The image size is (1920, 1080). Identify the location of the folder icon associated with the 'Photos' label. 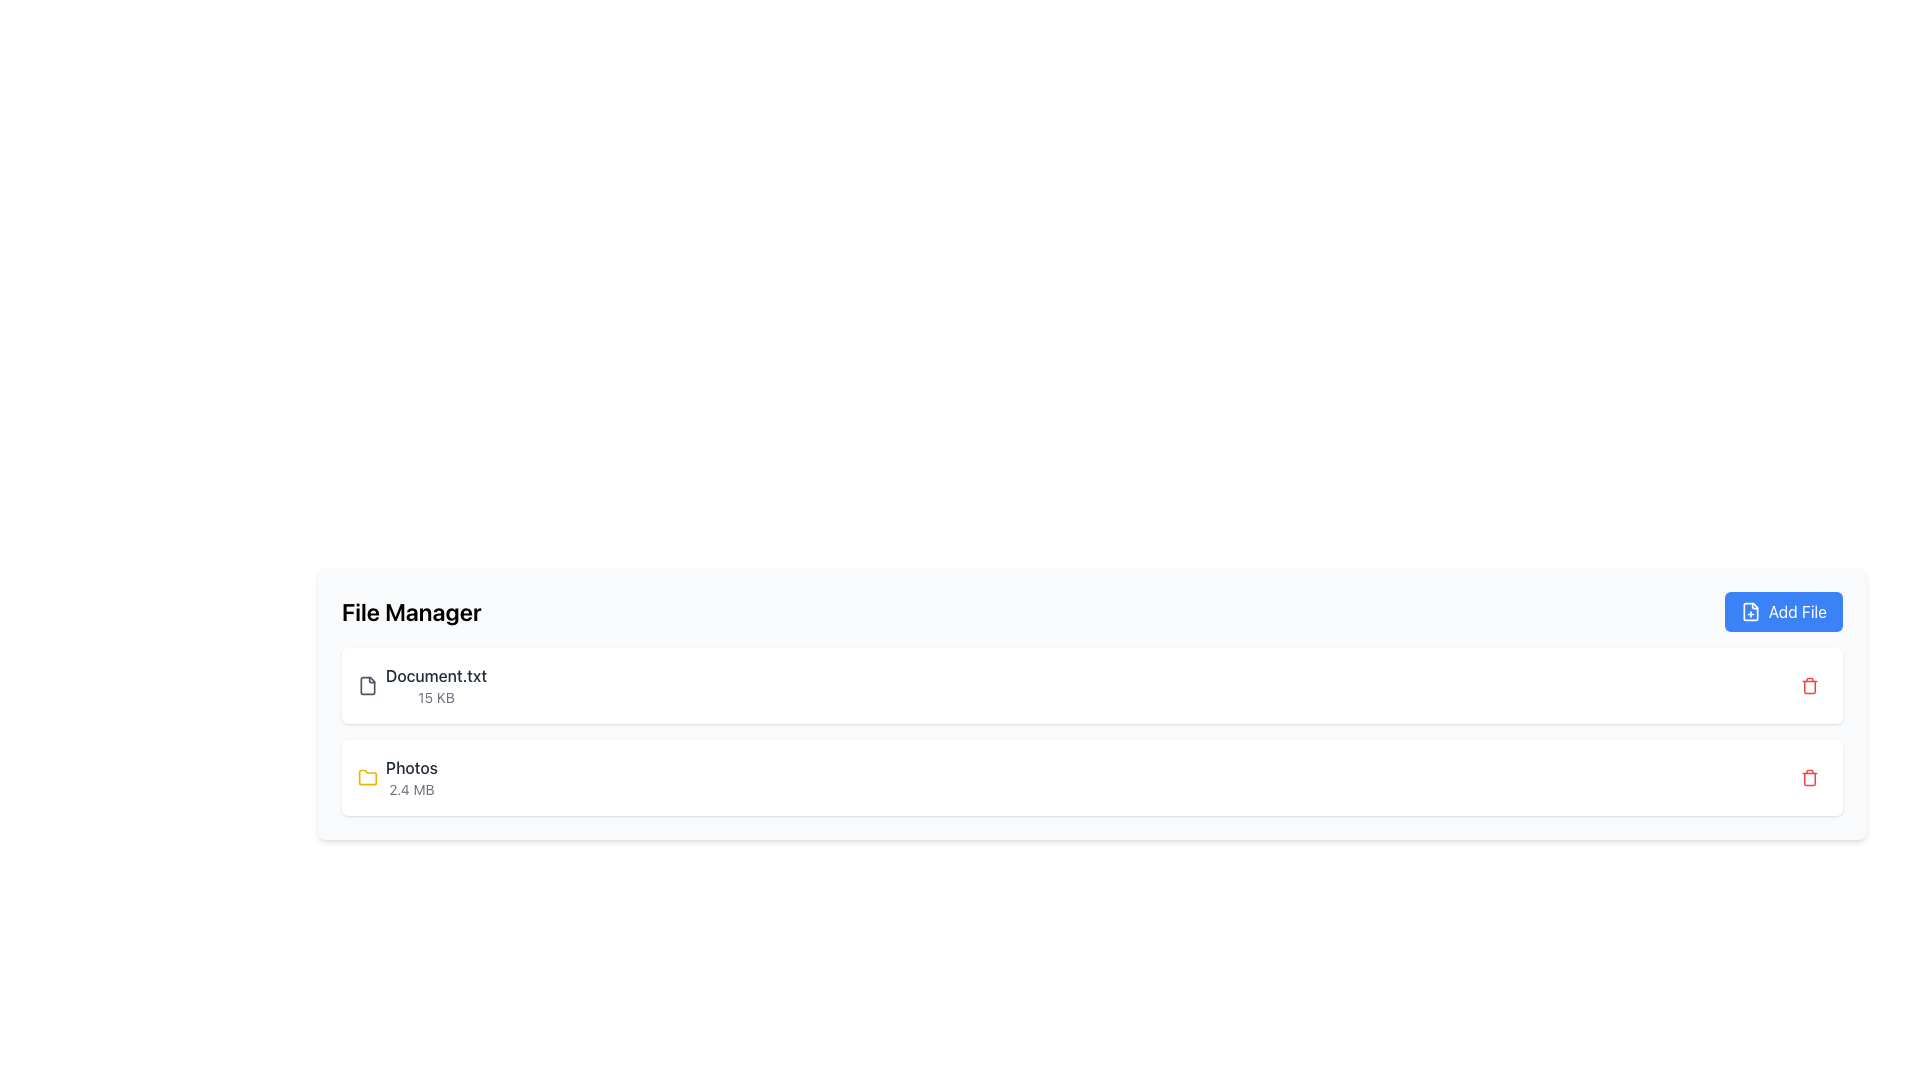
(411, 766).